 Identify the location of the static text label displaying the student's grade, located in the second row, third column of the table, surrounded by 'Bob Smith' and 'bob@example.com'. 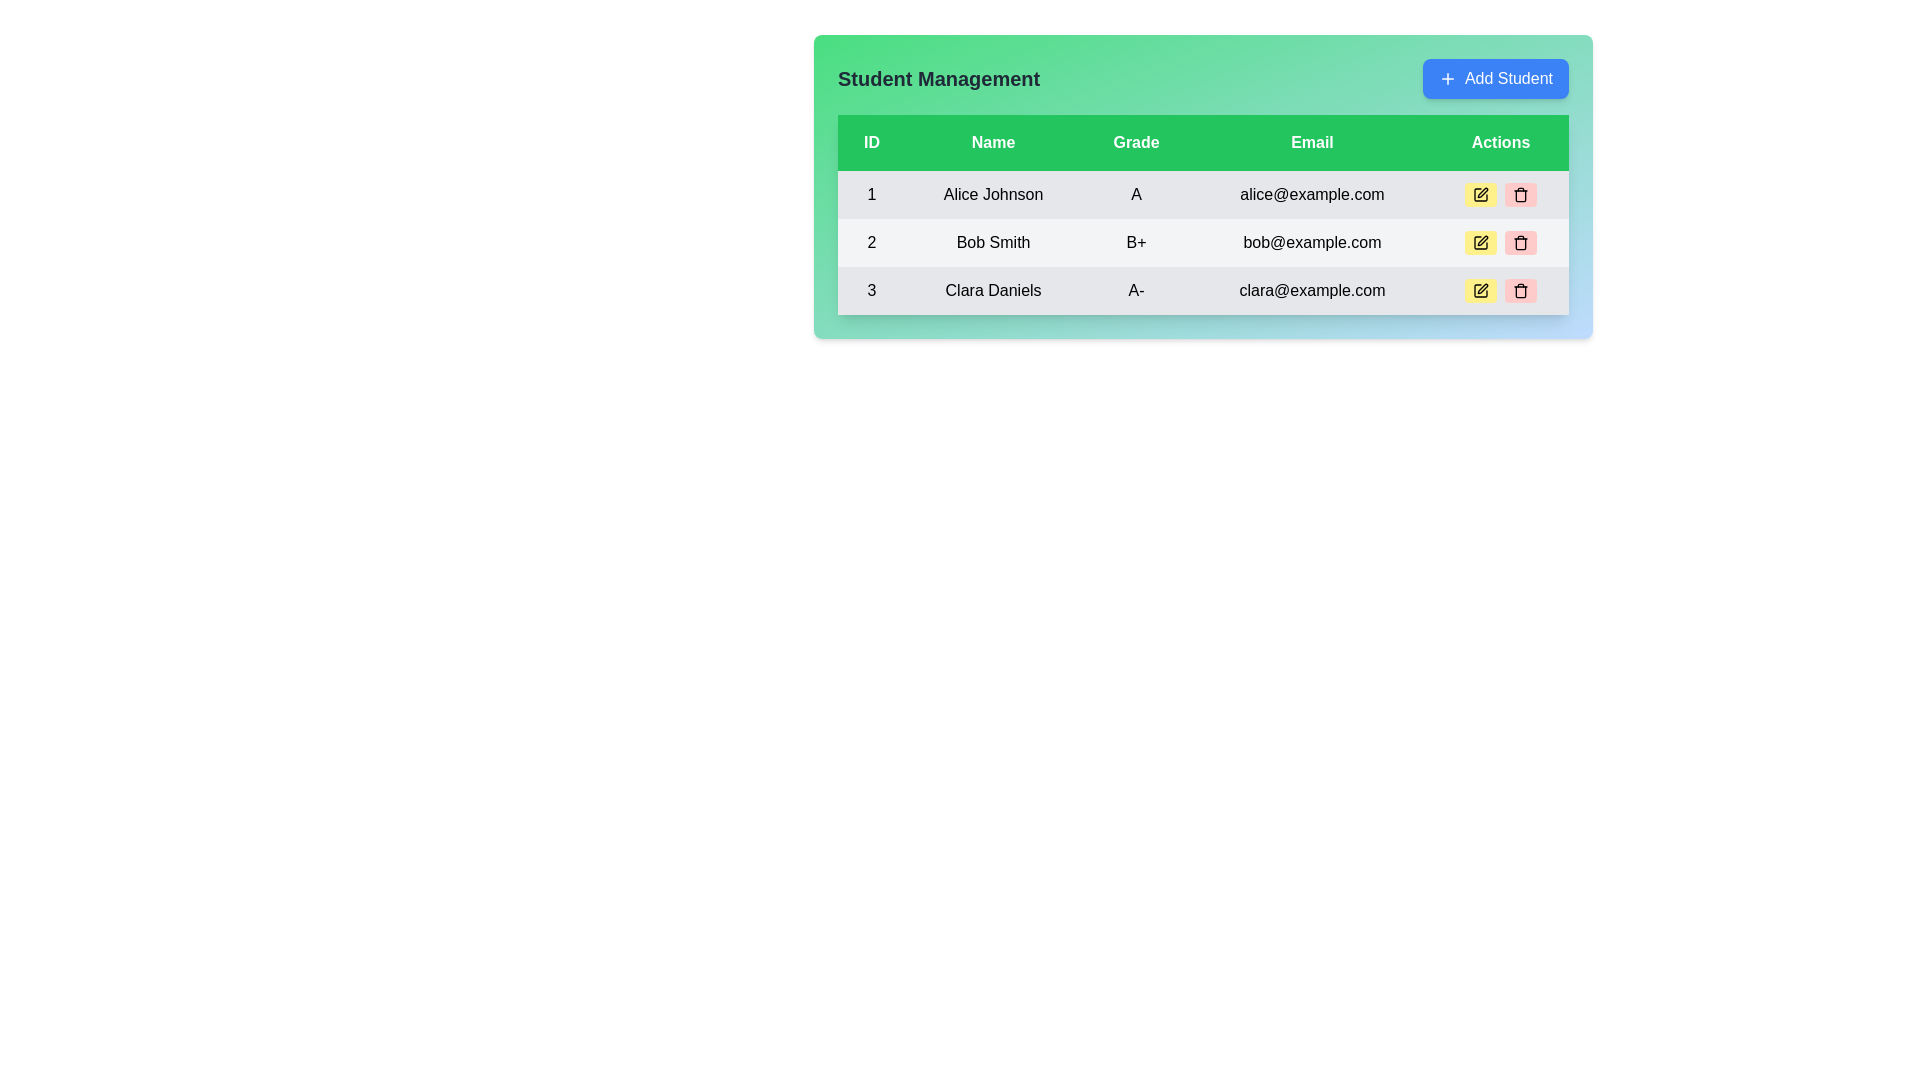
(1136, 242).